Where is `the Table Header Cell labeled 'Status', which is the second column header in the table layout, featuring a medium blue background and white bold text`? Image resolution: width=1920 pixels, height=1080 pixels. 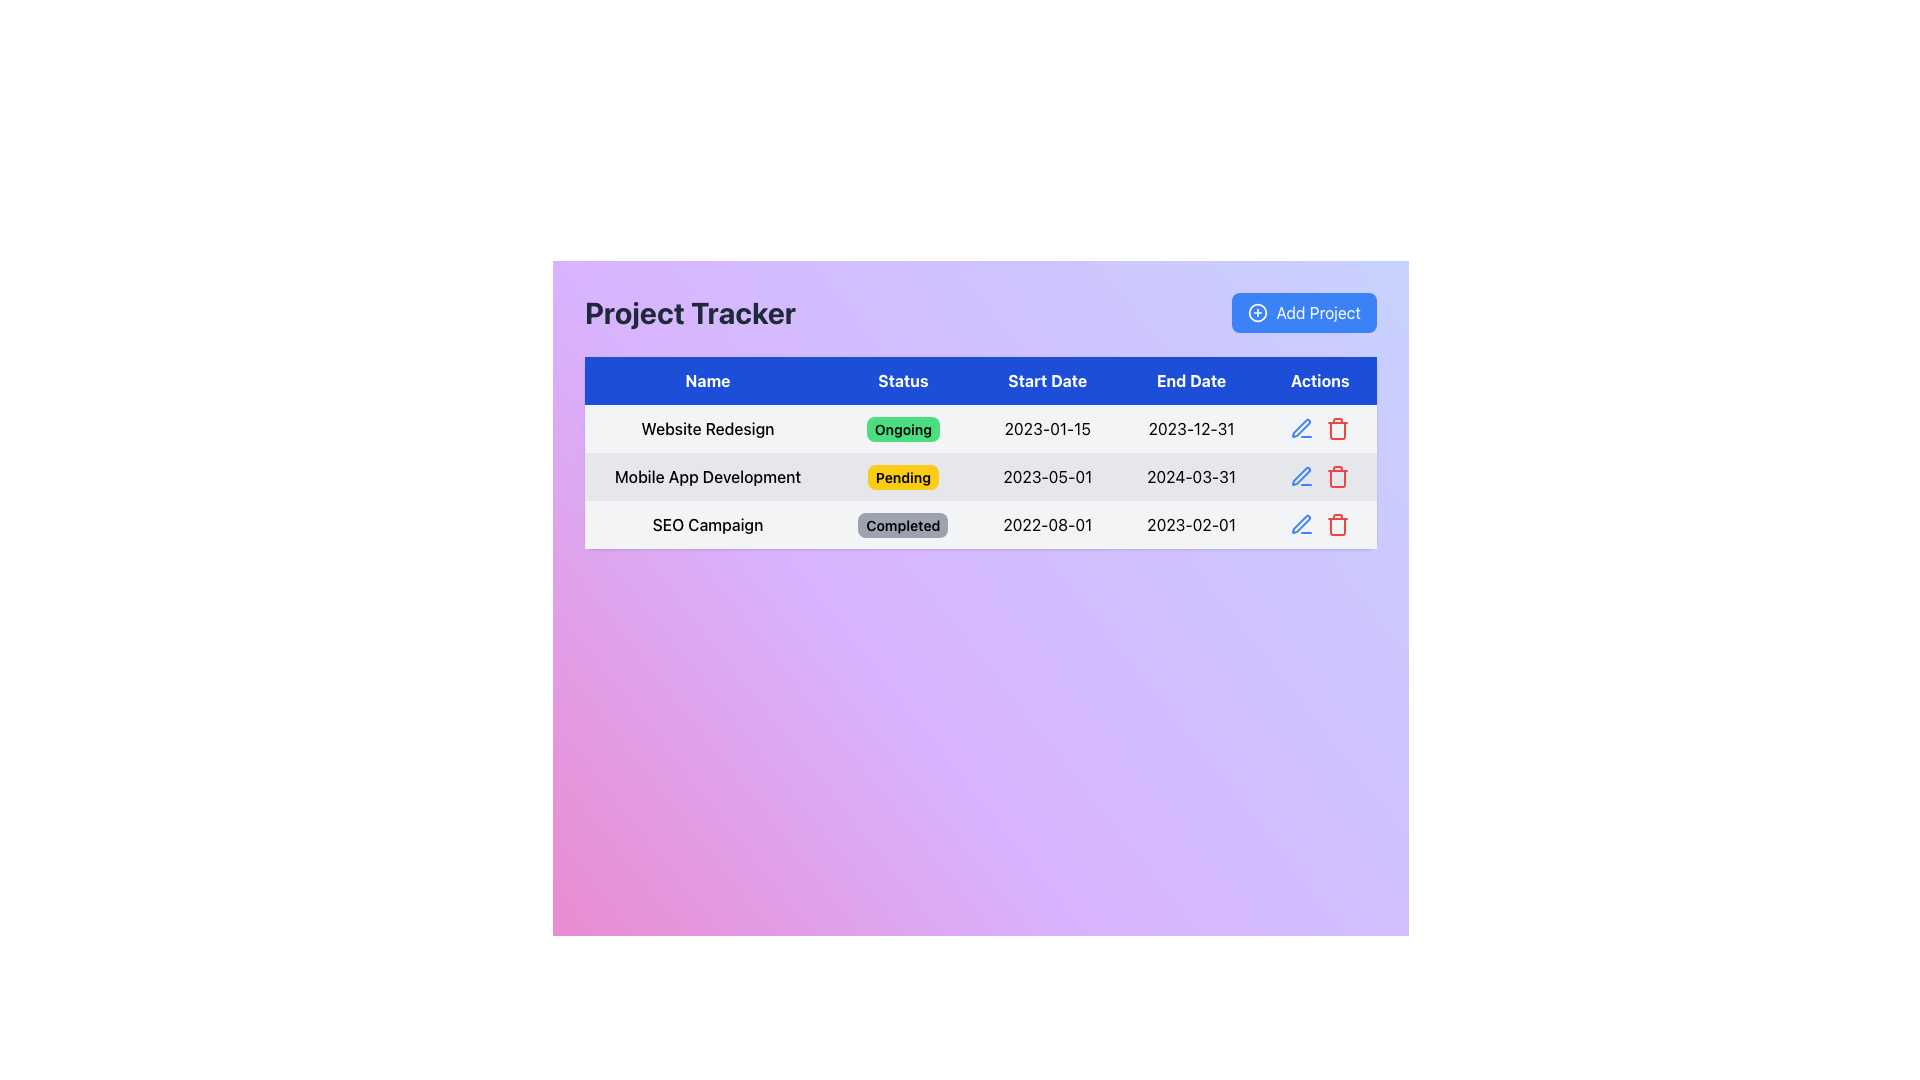 the Table Header Cell labeled 'Status', which is the second column header in the table layout, featuring a medium blue background and white bold text is located at coordinates (902, 381).